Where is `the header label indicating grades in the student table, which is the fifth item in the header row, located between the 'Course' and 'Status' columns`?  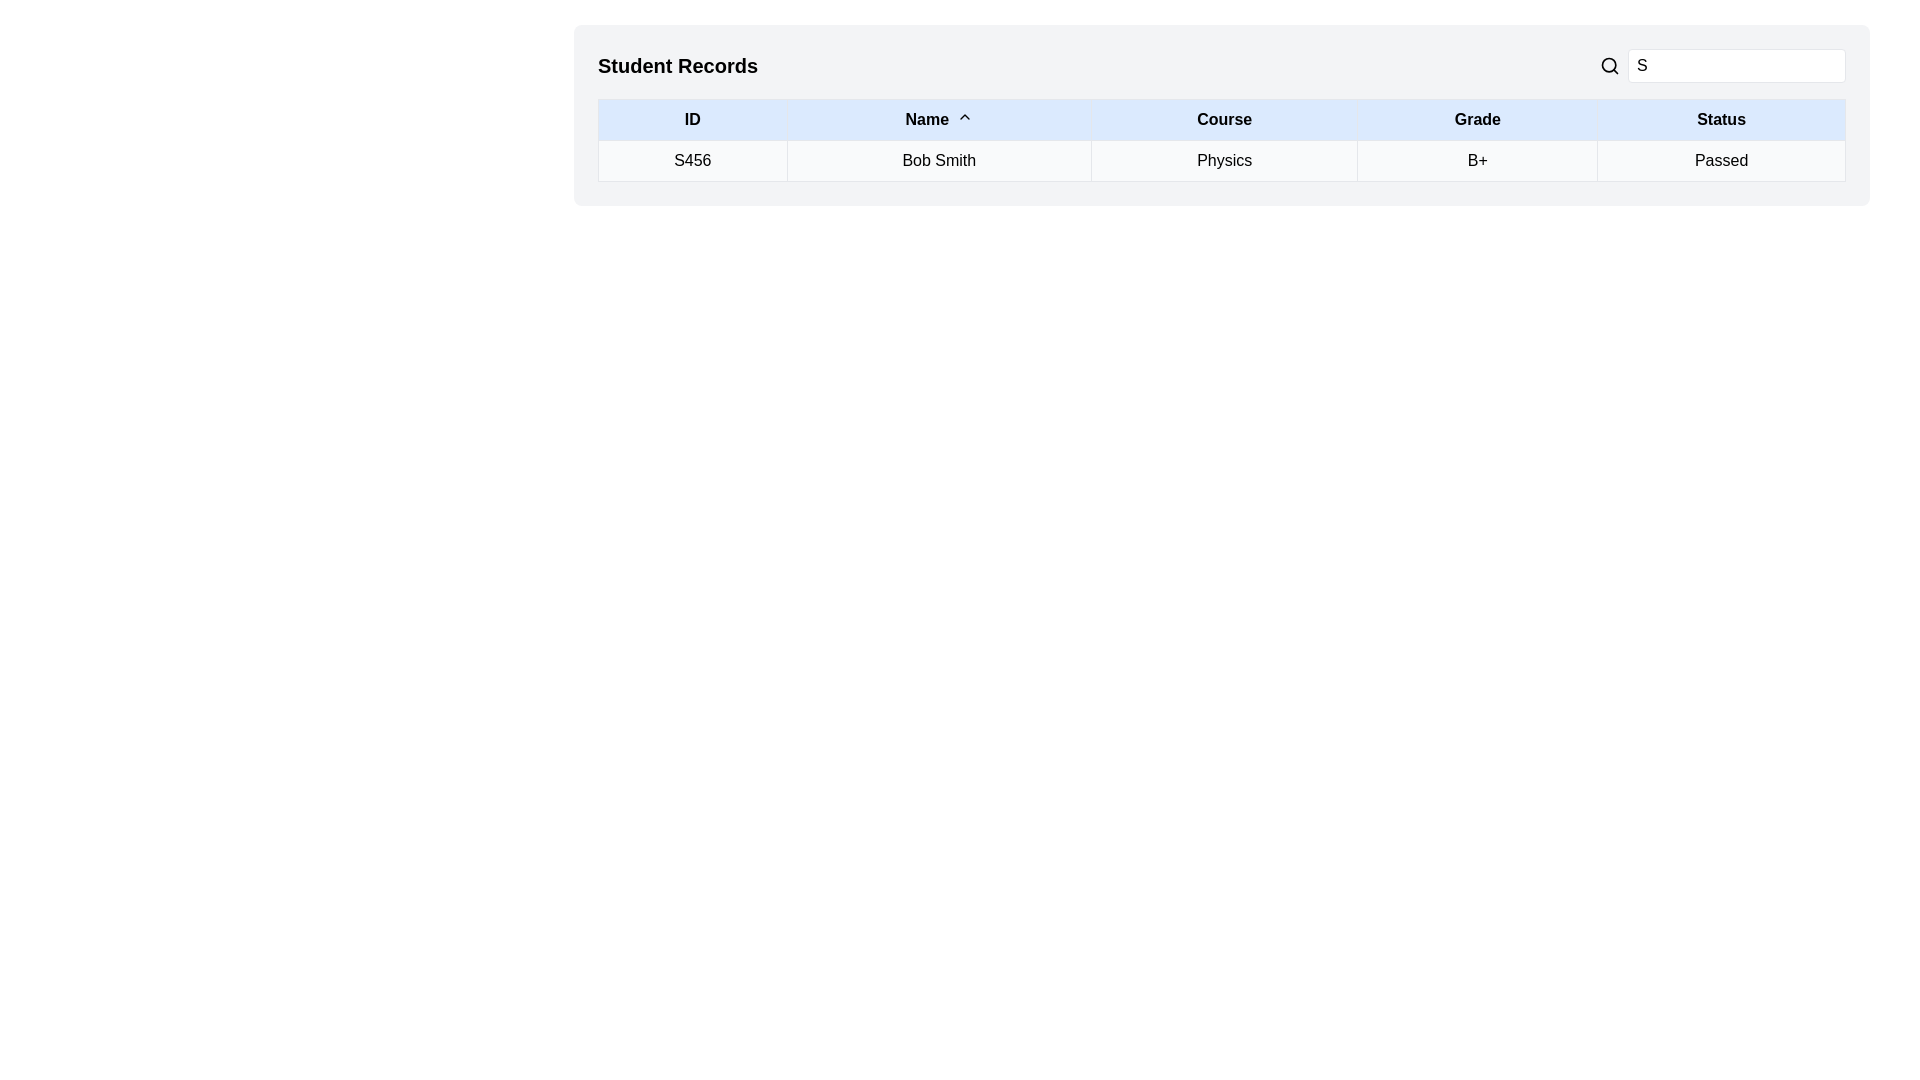 the header label indicating grades in the student table, which is the fifth item in the header row, located between the 'Course' and 'Status' columns is located at coordinates (1477, 119).